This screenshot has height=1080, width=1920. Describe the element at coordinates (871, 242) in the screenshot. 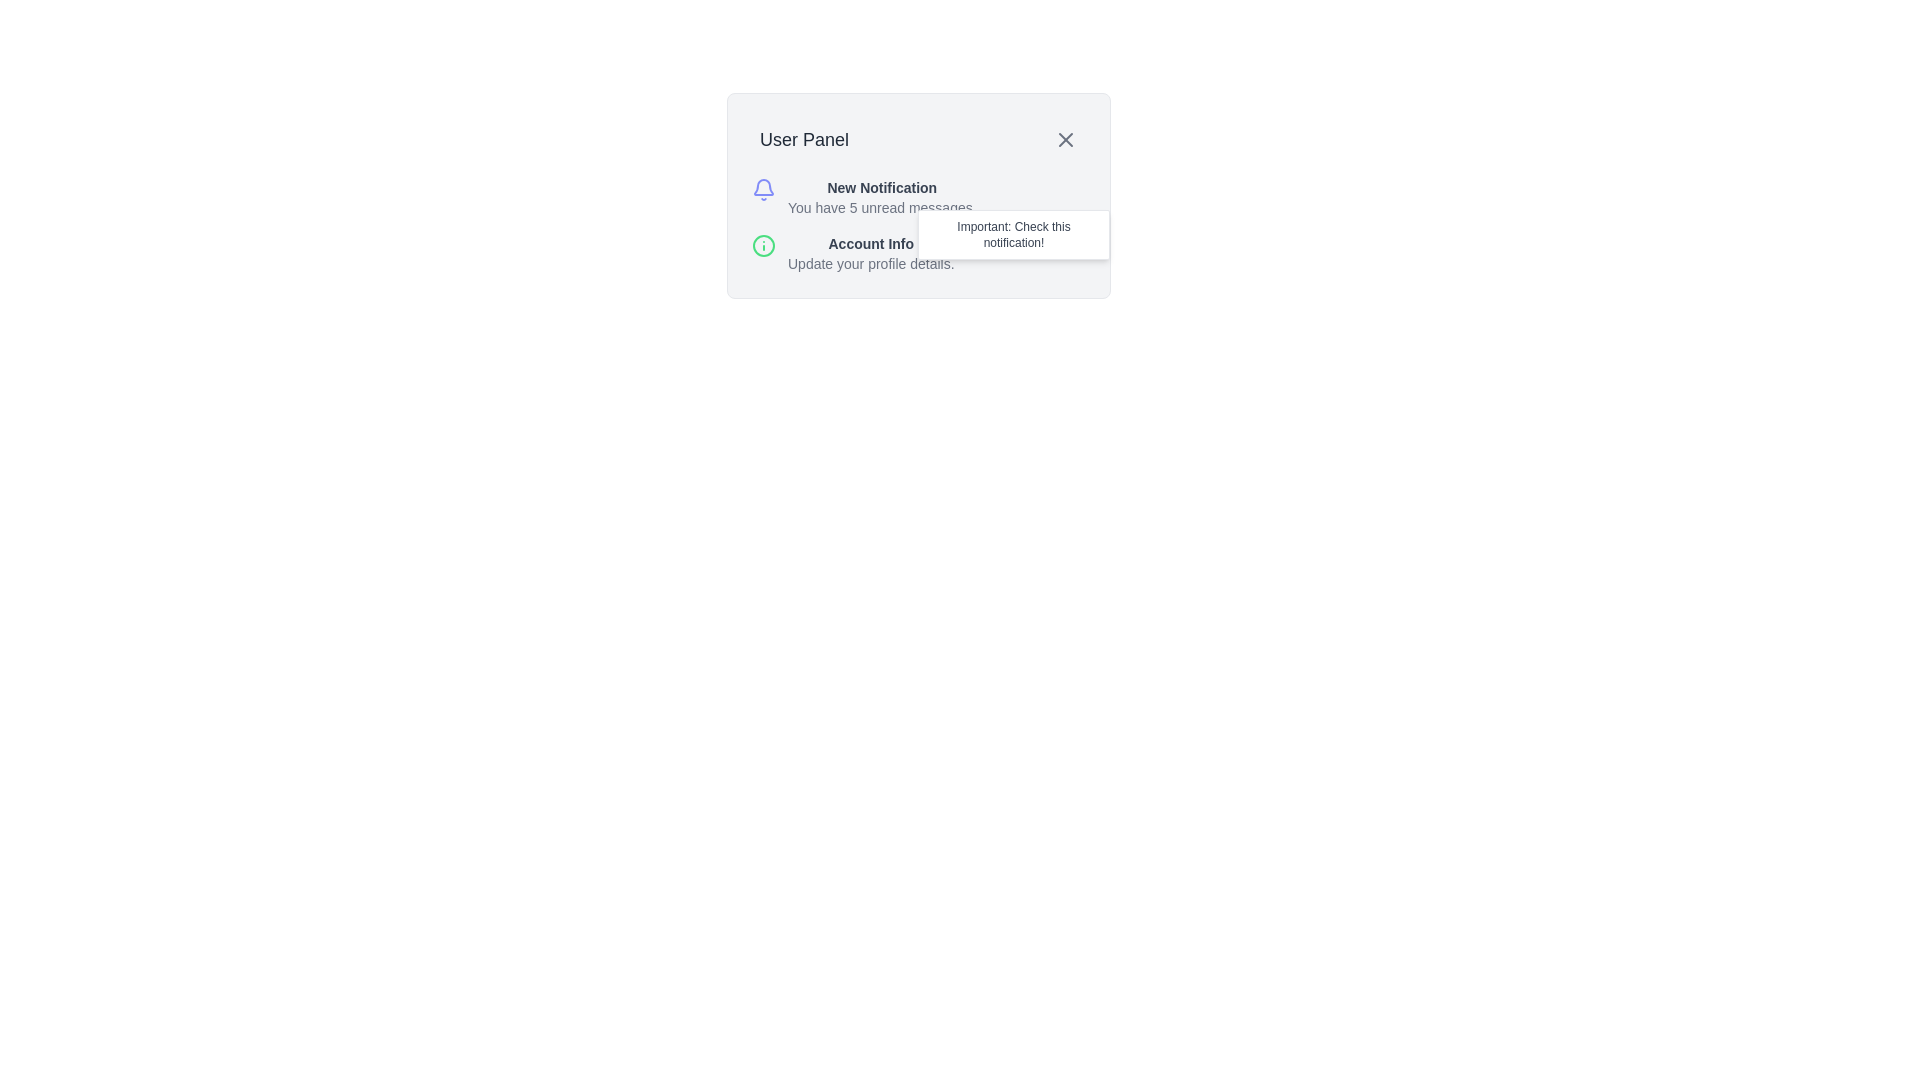

I see `text label indicating user account information, positioned below 'New Notification' and above 'Update your profile details.' in the center-right of the panel` at that location.